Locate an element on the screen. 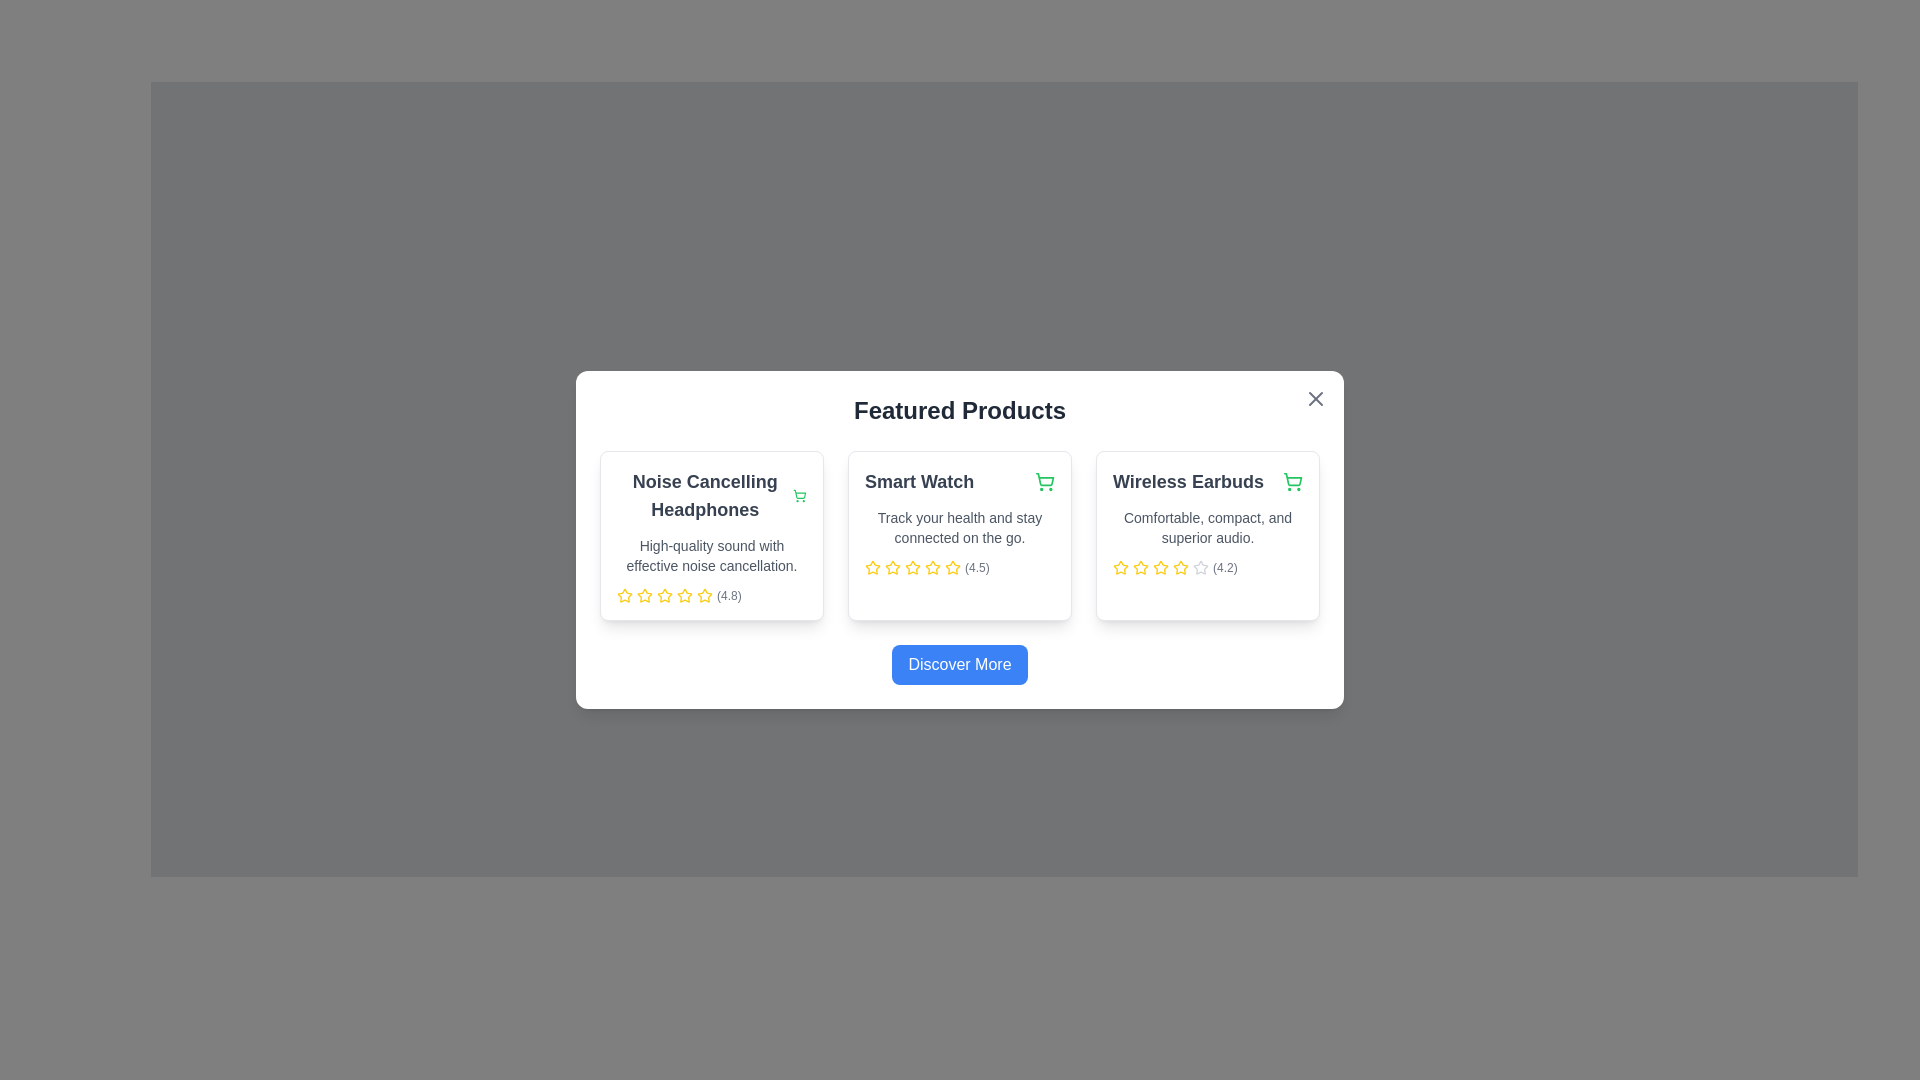  the second star-shaped icon, which is yellow and outlined with a thick stroke, in the five-star rating row beneath the 'Noise Cancelling Headphones' card is located at coordinates (685, 594).